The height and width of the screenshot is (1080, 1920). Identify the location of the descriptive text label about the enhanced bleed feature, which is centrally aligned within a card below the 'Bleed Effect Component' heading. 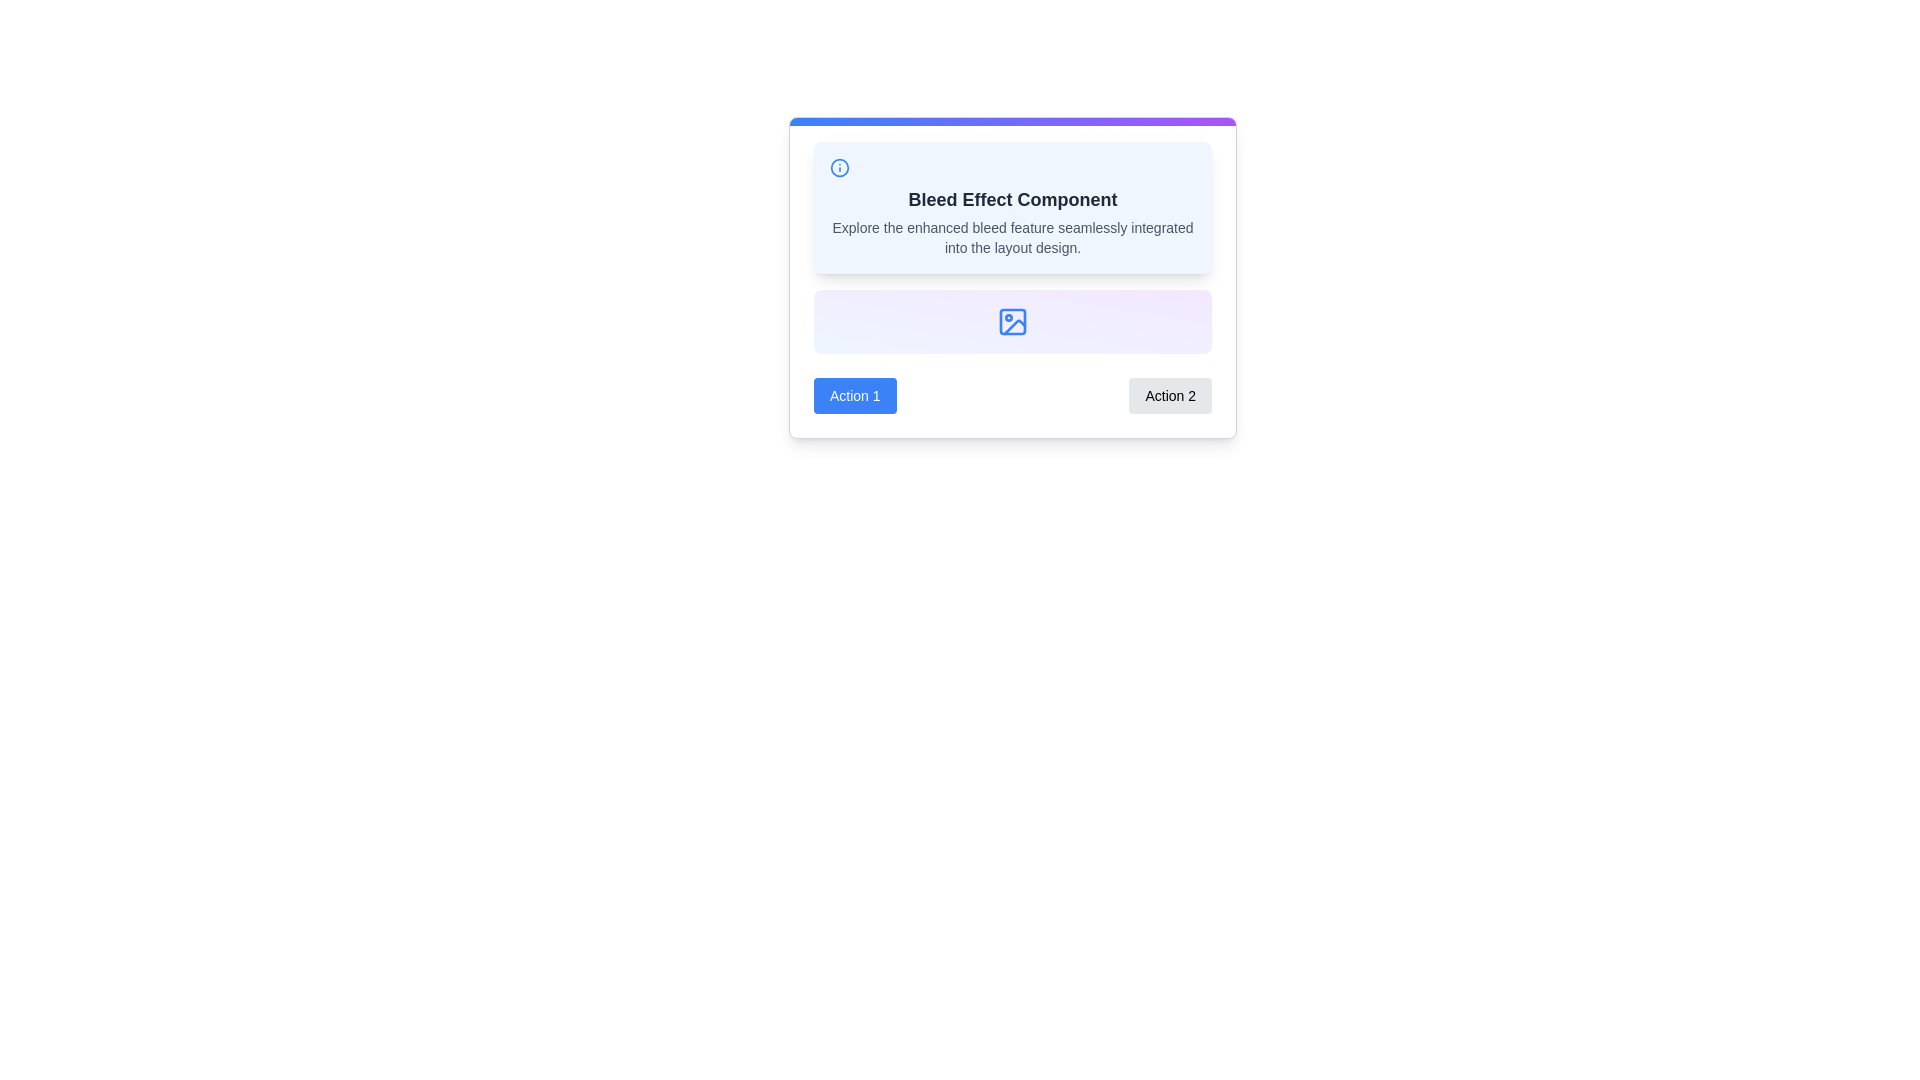
(1012, 237).